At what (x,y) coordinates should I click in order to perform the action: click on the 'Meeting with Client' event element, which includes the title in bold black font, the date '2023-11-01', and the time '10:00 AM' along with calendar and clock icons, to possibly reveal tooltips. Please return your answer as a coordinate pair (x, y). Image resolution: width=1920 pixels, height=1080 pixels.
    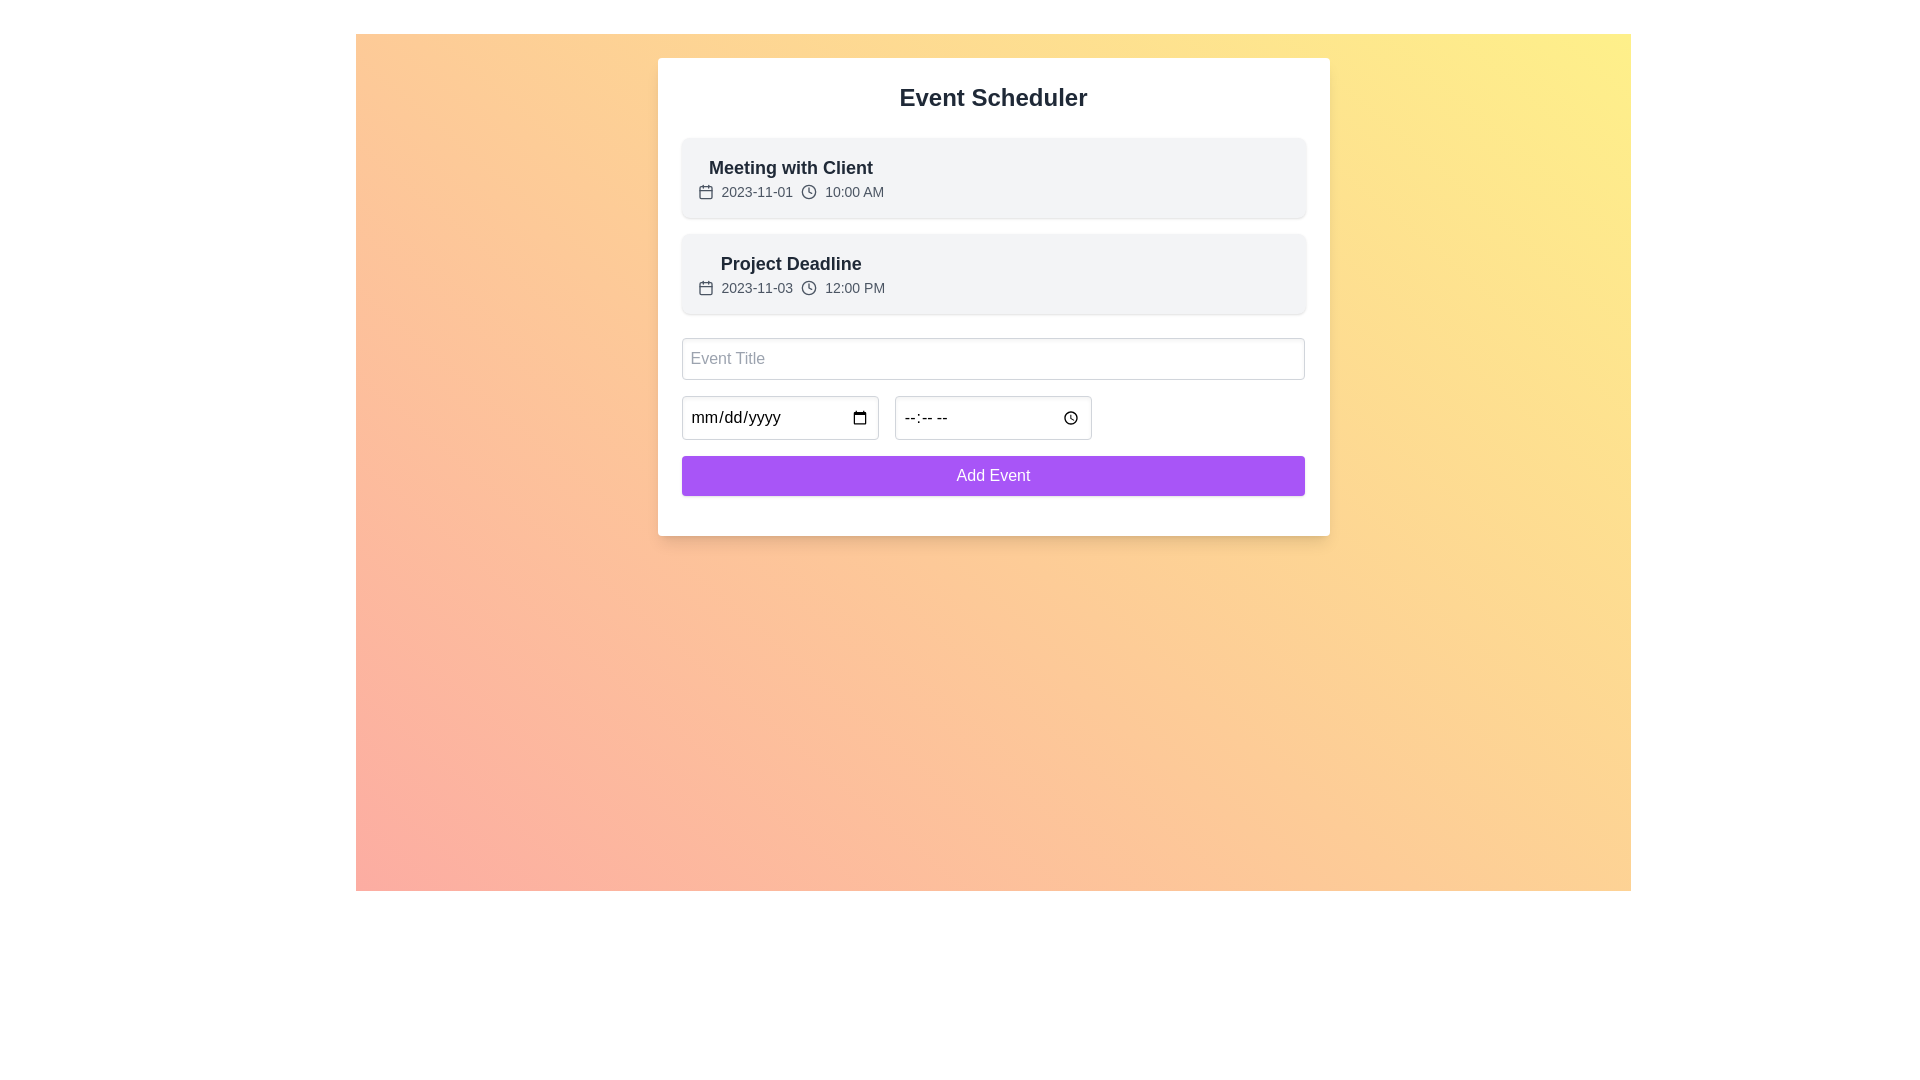
    Looking at the image, I should click on (789, 176).